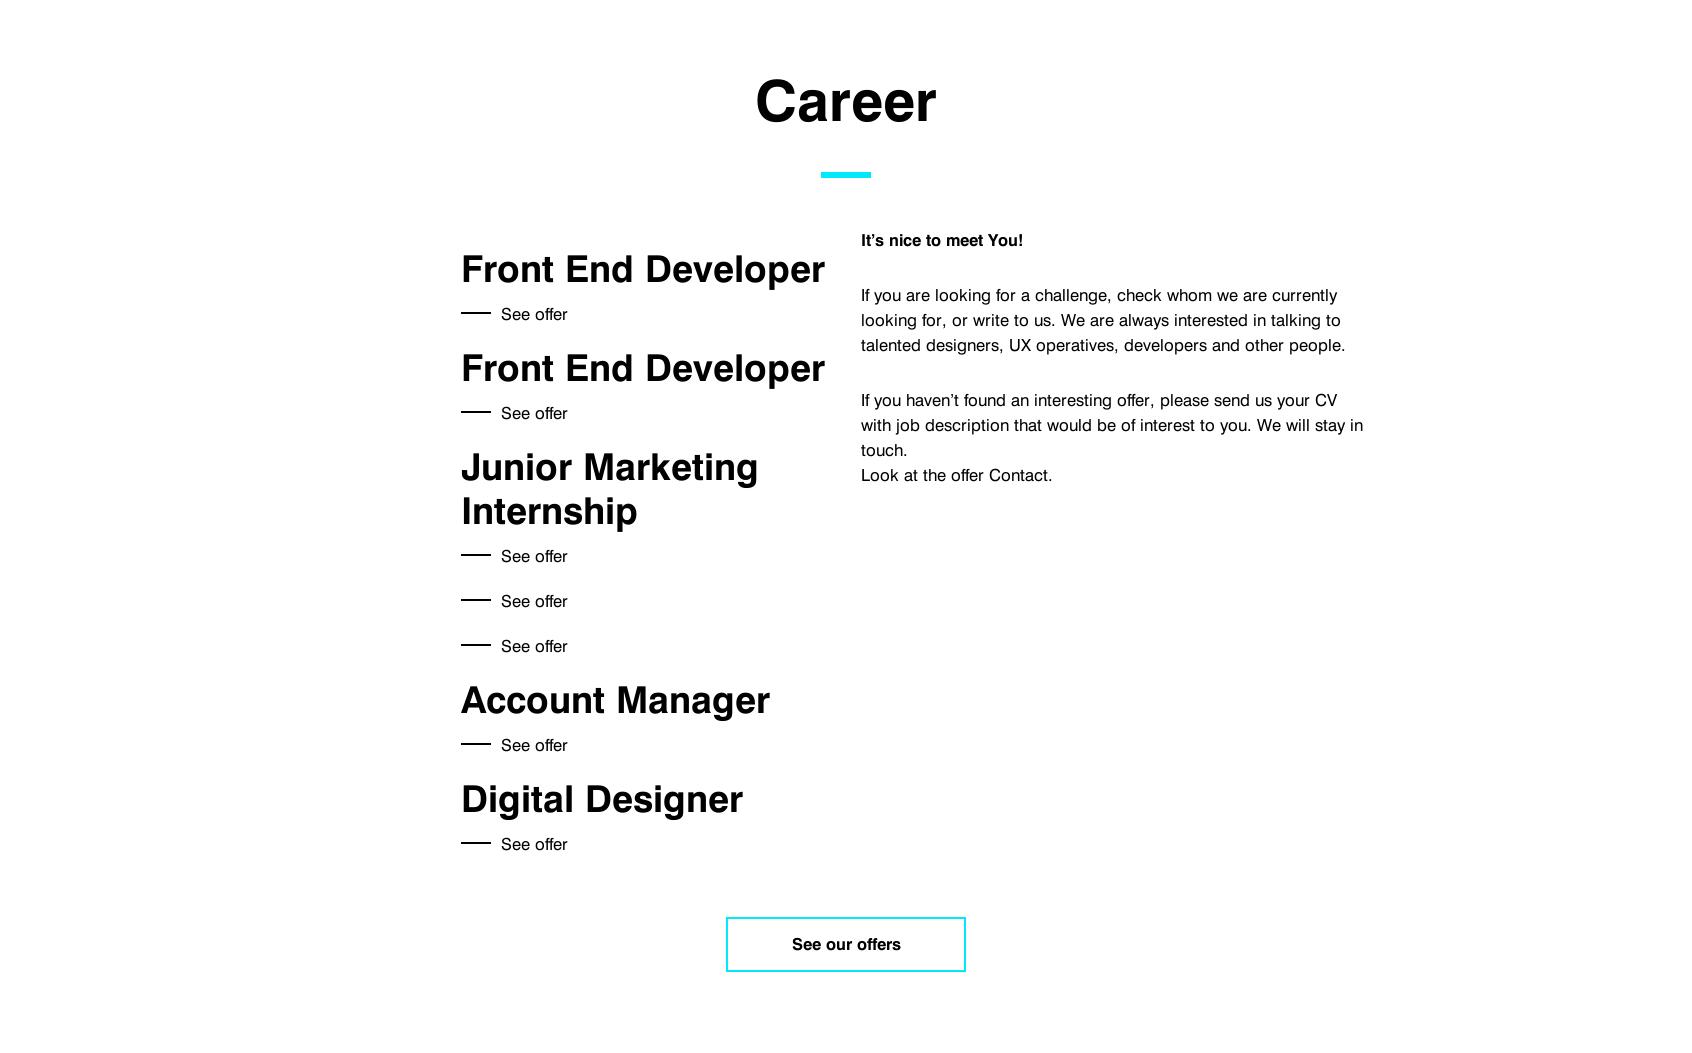  What do you see at coordinates (956, 473) in the screenshot?
I see `'Look at the offer Contact.'` at bounding box center [956, 473].